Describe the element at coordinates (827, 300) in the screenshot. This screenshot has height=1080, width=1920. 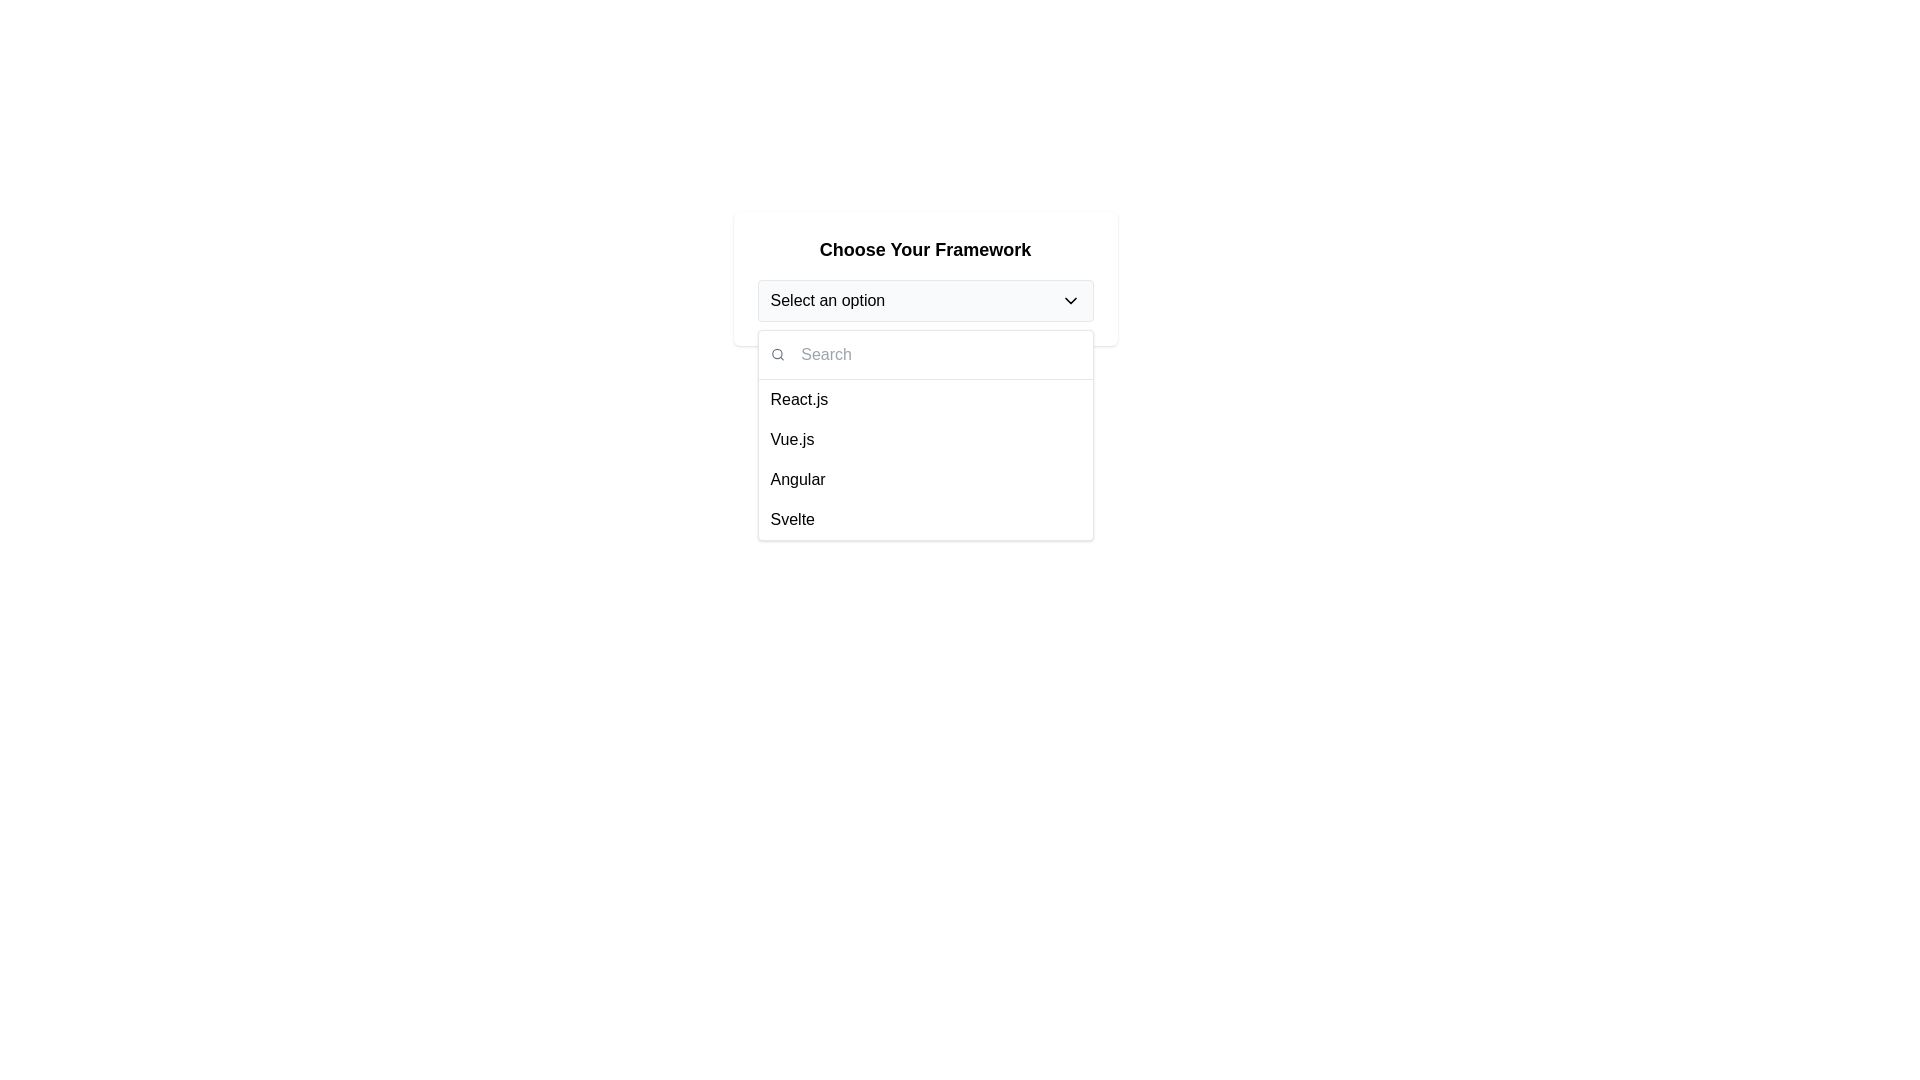
I see `the text label within the dropdown menu that allows users` at that location.